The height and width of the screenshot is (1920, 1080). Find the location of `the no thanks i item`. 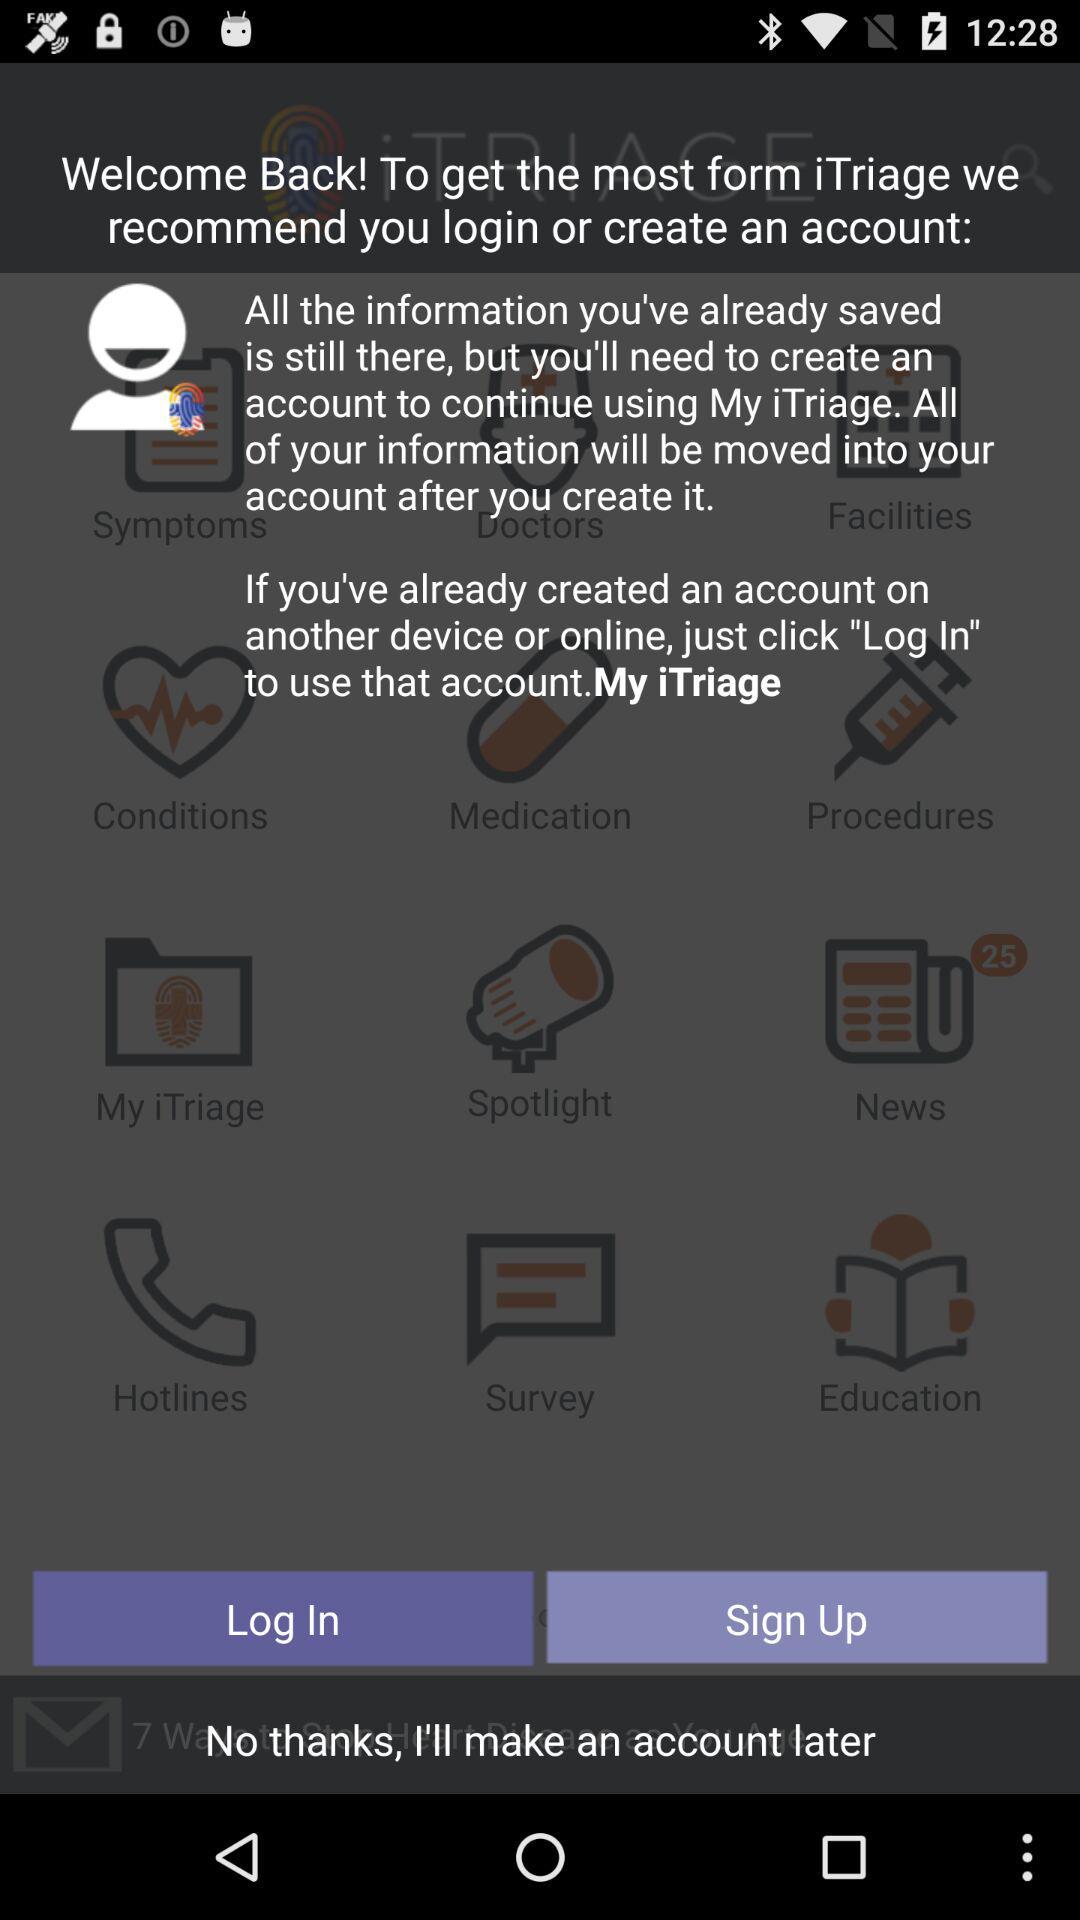

the no thanks i item is located at coordinates (540, 1744).